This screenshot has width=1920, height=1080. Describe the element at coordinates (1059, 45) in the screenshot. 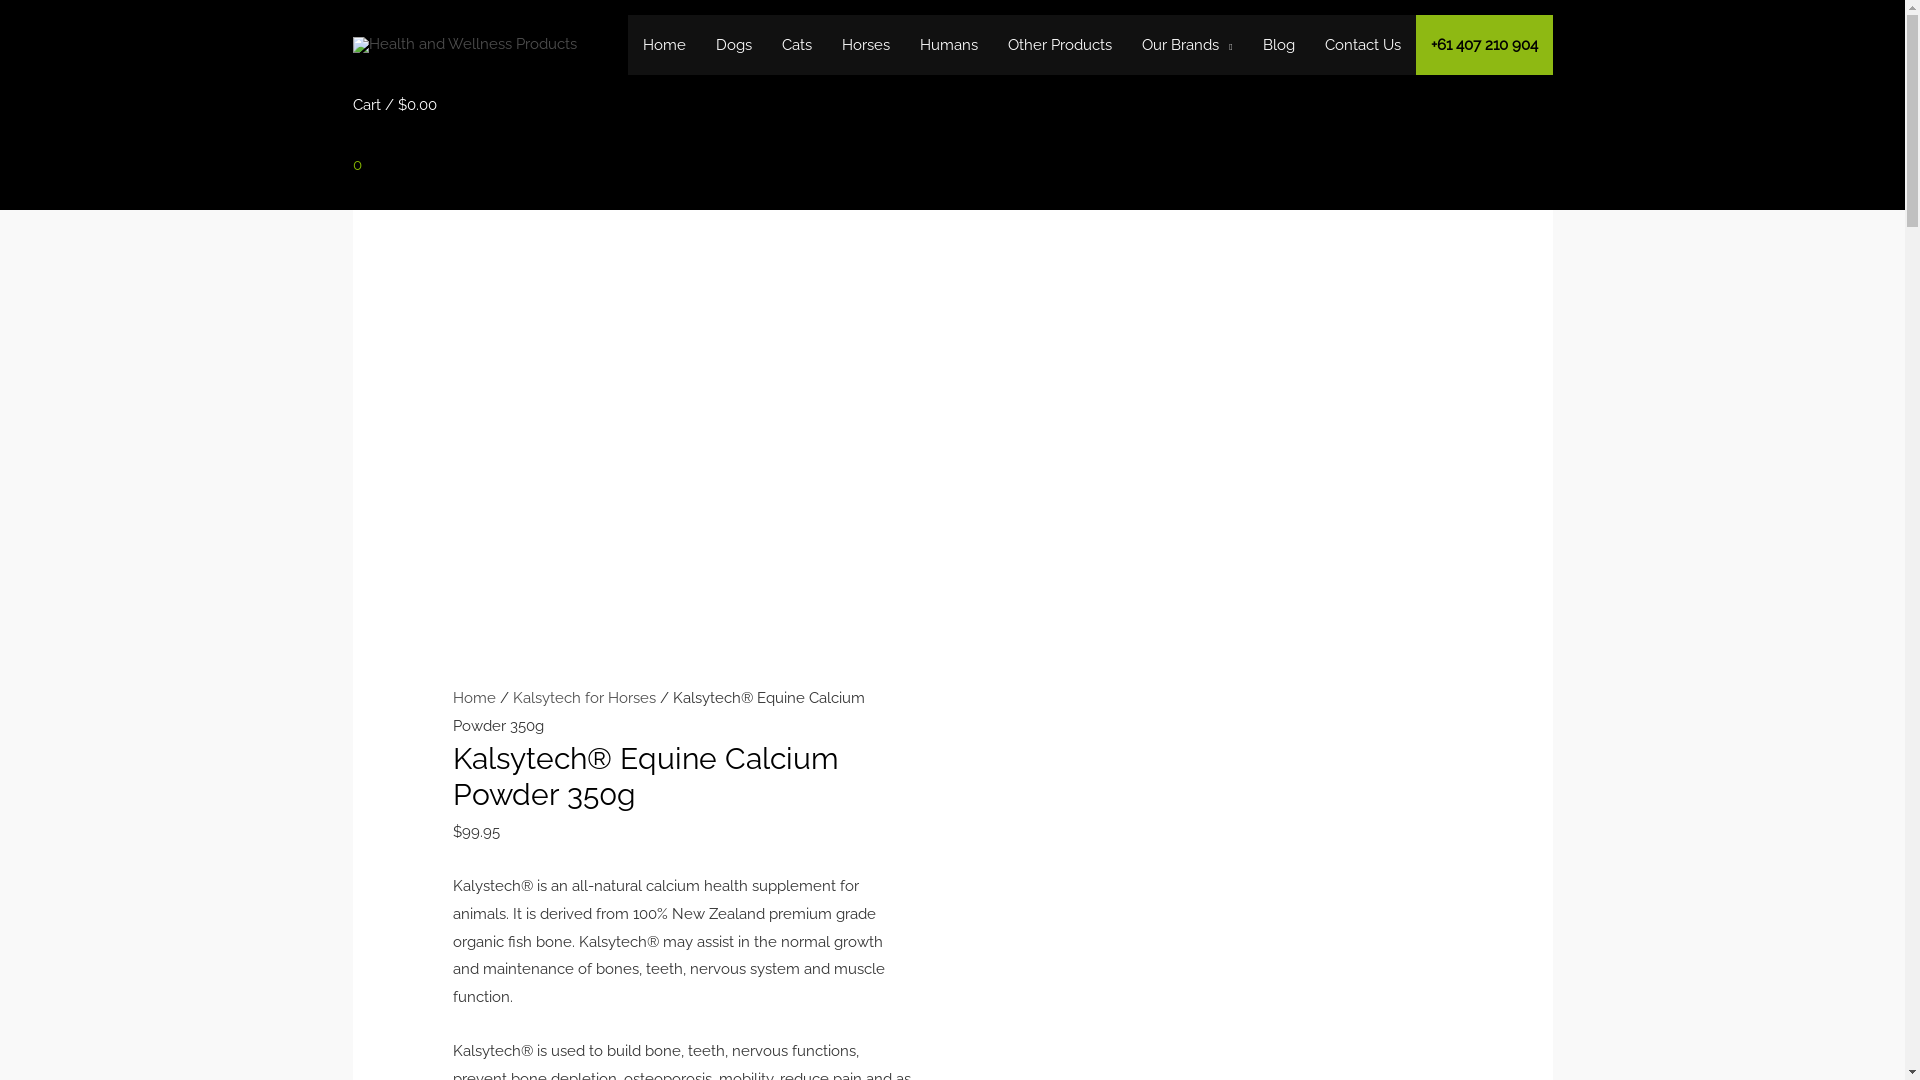

I see `'Other Products'` at that location.